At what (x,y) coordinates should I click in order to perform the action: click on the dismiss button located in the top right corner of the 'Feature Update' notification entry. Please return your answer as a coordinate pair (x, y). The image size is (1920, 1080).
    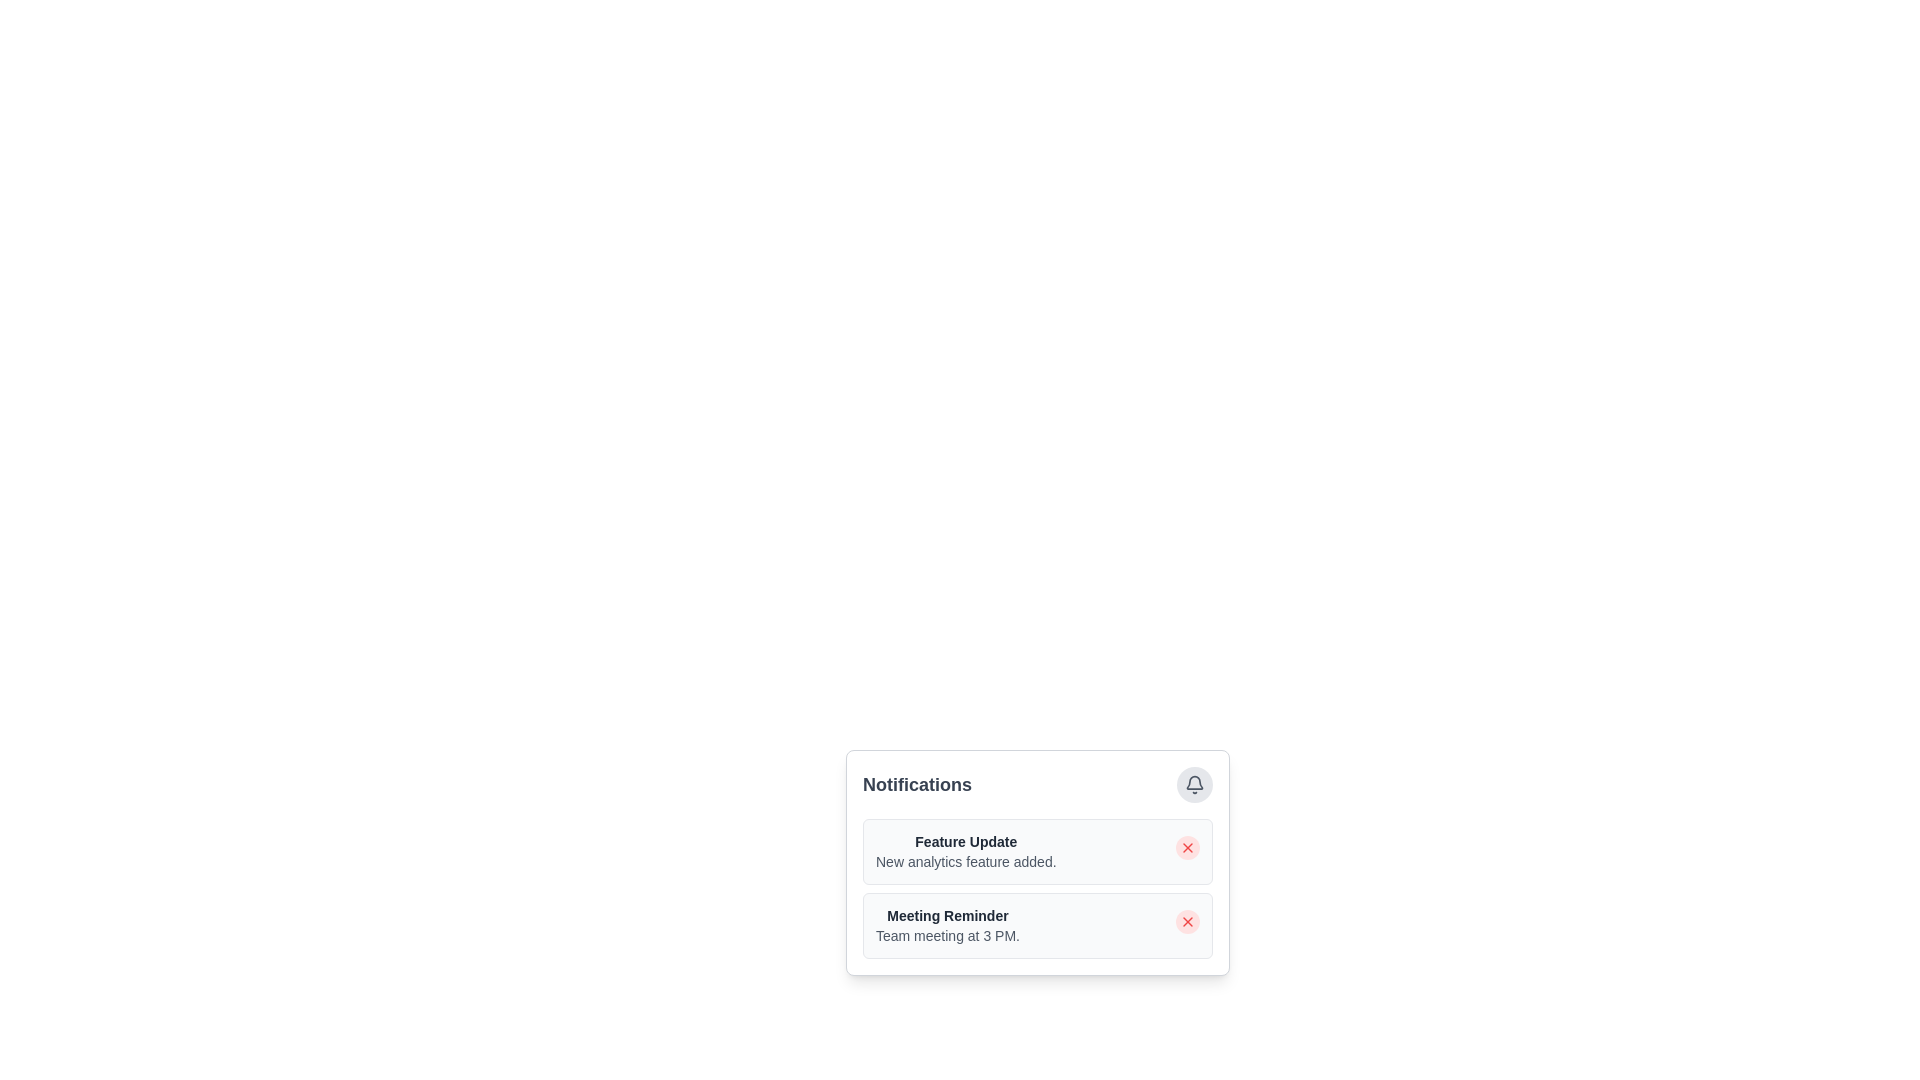
    Looking at the image, I should click on (1188, 848).